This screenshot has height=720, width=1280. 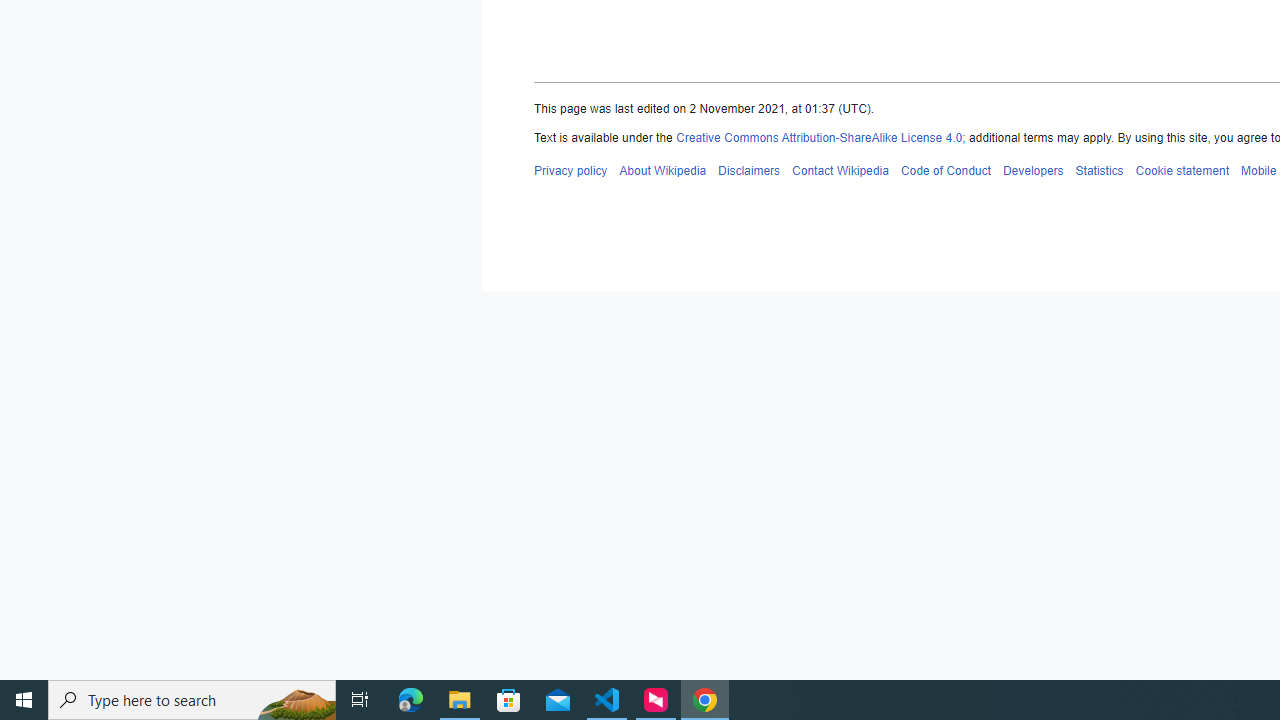 What do you see at coordinates (840, 169) in the screenshot?
I see `'AutomationID: footer-places-contact'` at bounding box center [840, 169].